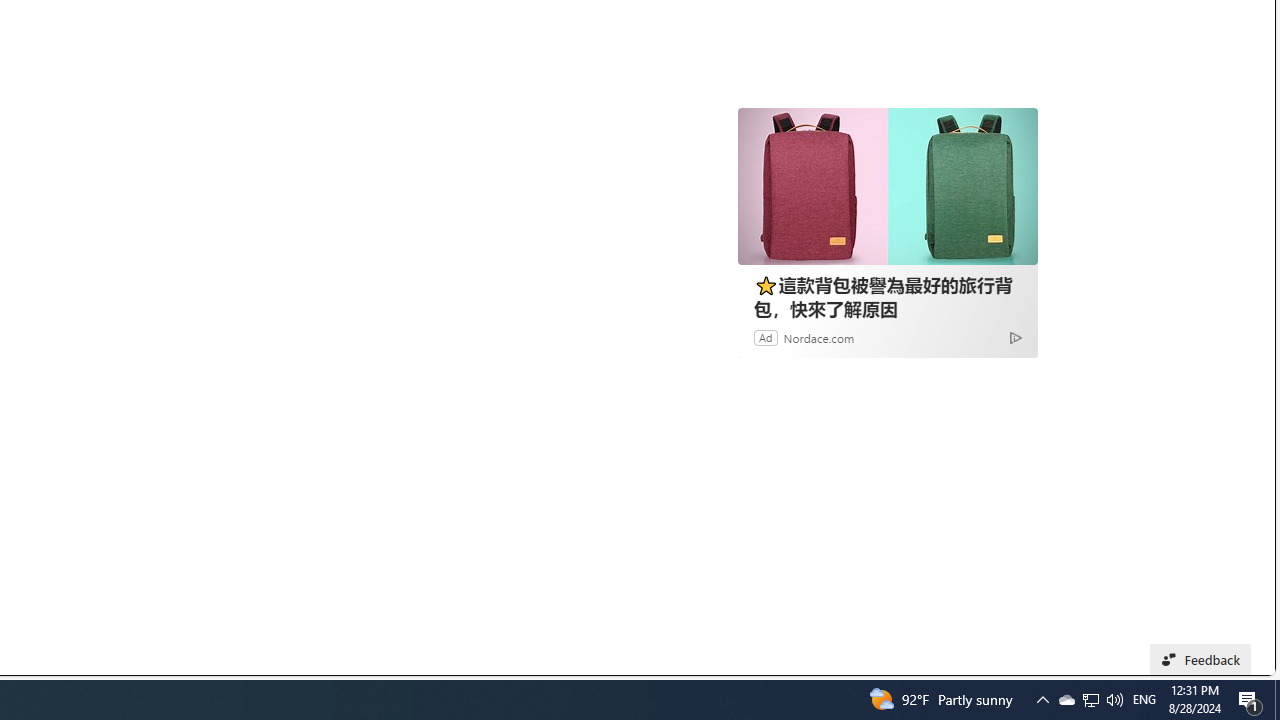 The height and width of the screenshot is (720, 1280). Describe the element at coordinates (819, 336) in the screenshot. I see `'Nordace.com'` at that location.